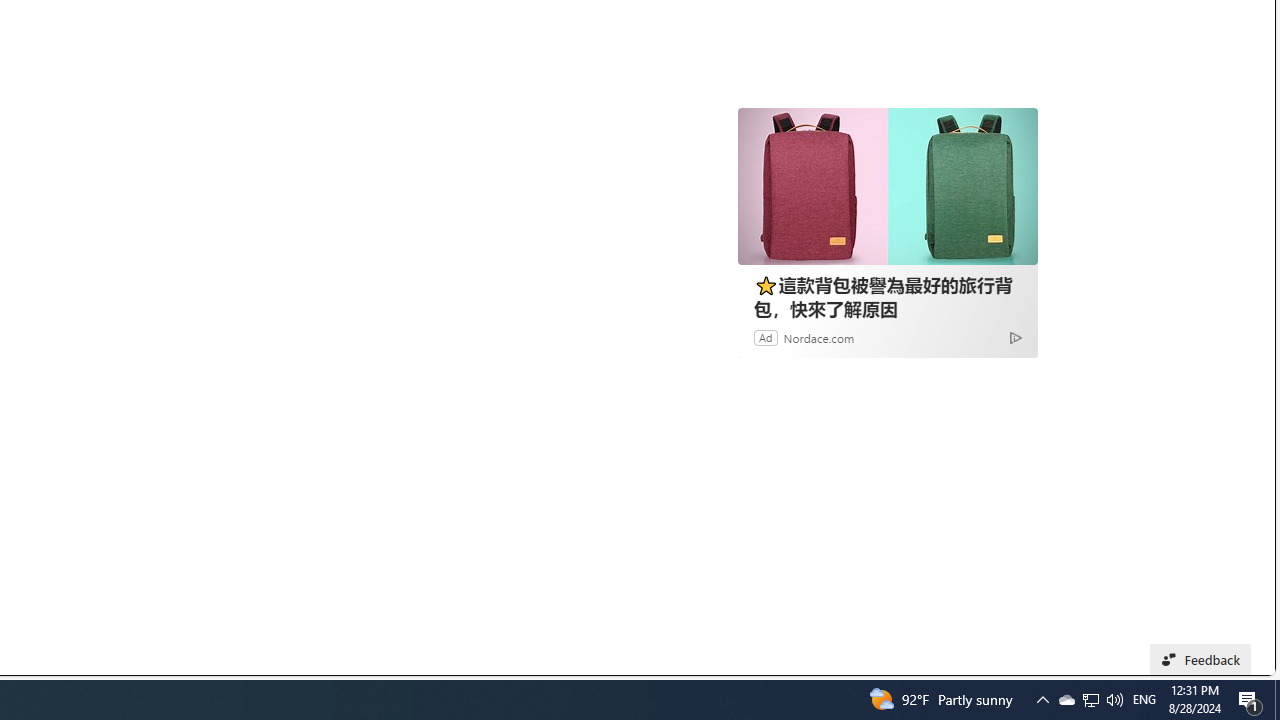 The height and width of the screenshot is (720, 1280). Describe the element at coordinates (819, 336) in the screenshot. I see `'Nordace.com'` at that location.